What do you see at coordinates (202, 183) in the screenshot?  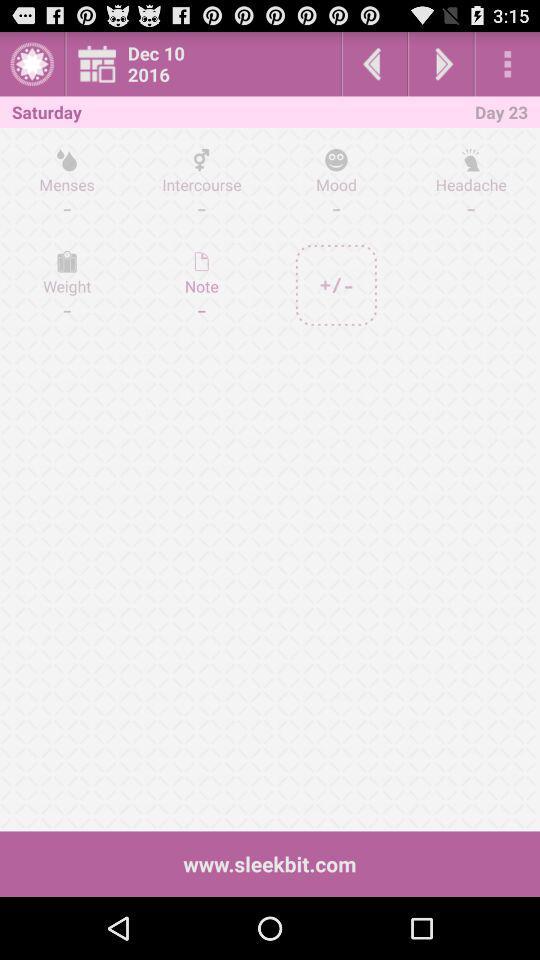 I see `the button intercourse on the web page` at bounding box center [202, 183].